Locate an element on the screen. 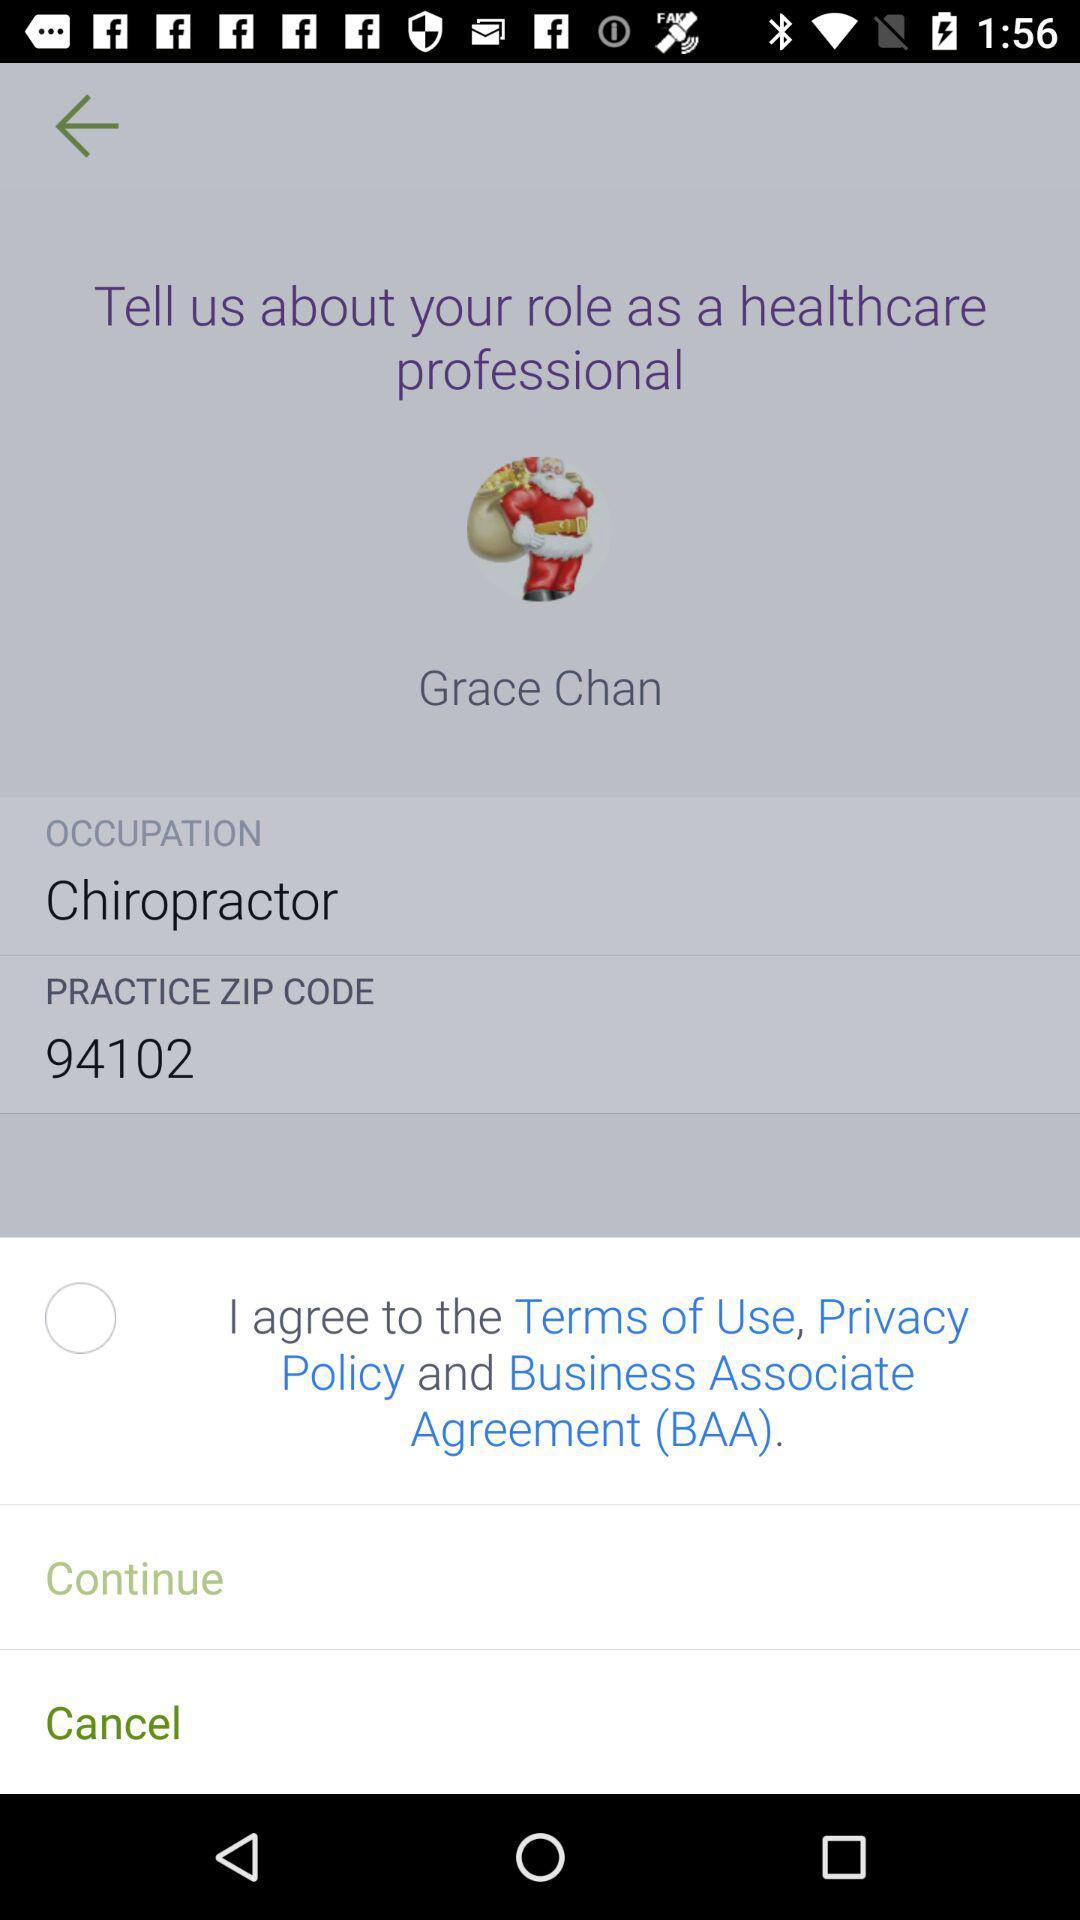 The height and width of the screenshot is (1920, 1080). cancel is located at coordinates (540, 1720).